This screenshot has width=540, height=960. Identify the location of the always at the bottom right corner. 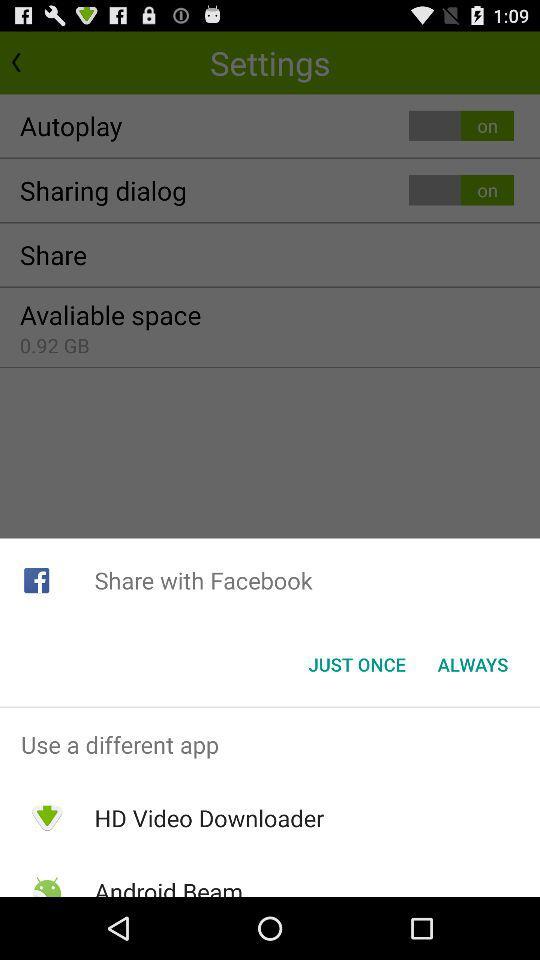
(472, 664).